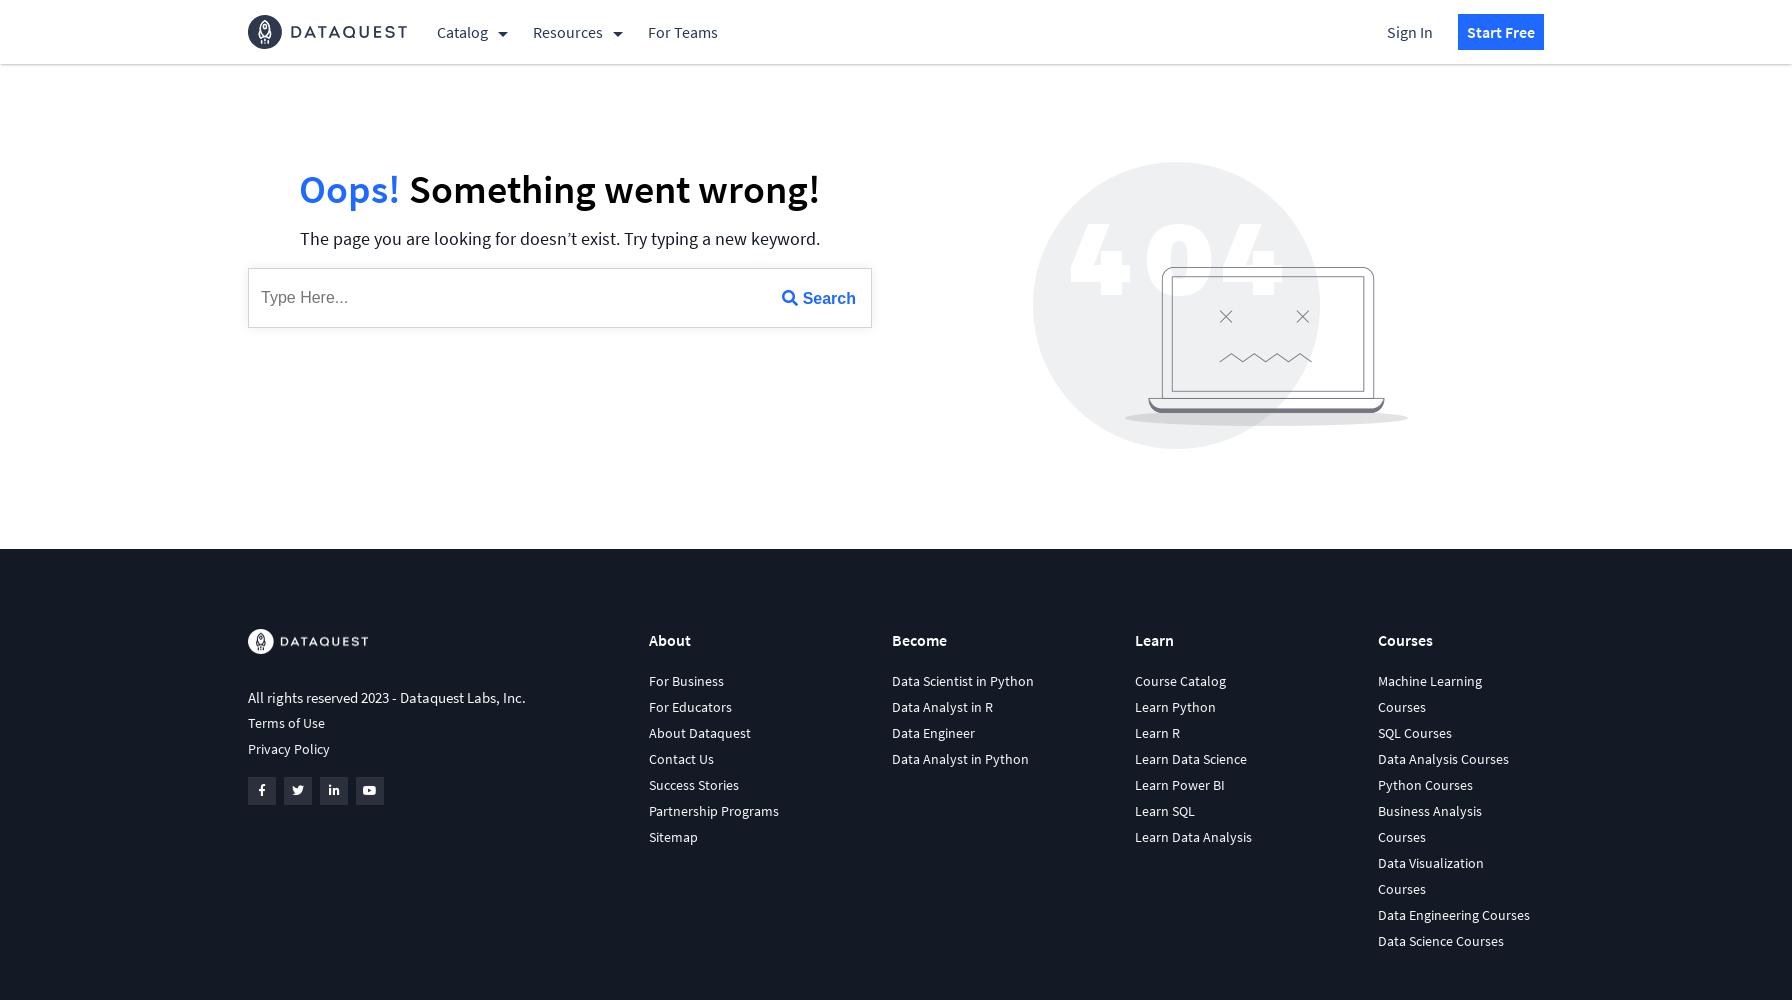  Describe the element at coordinates (1178, 785) in the screenshot. I see `'Learn Power BI'` at that location.